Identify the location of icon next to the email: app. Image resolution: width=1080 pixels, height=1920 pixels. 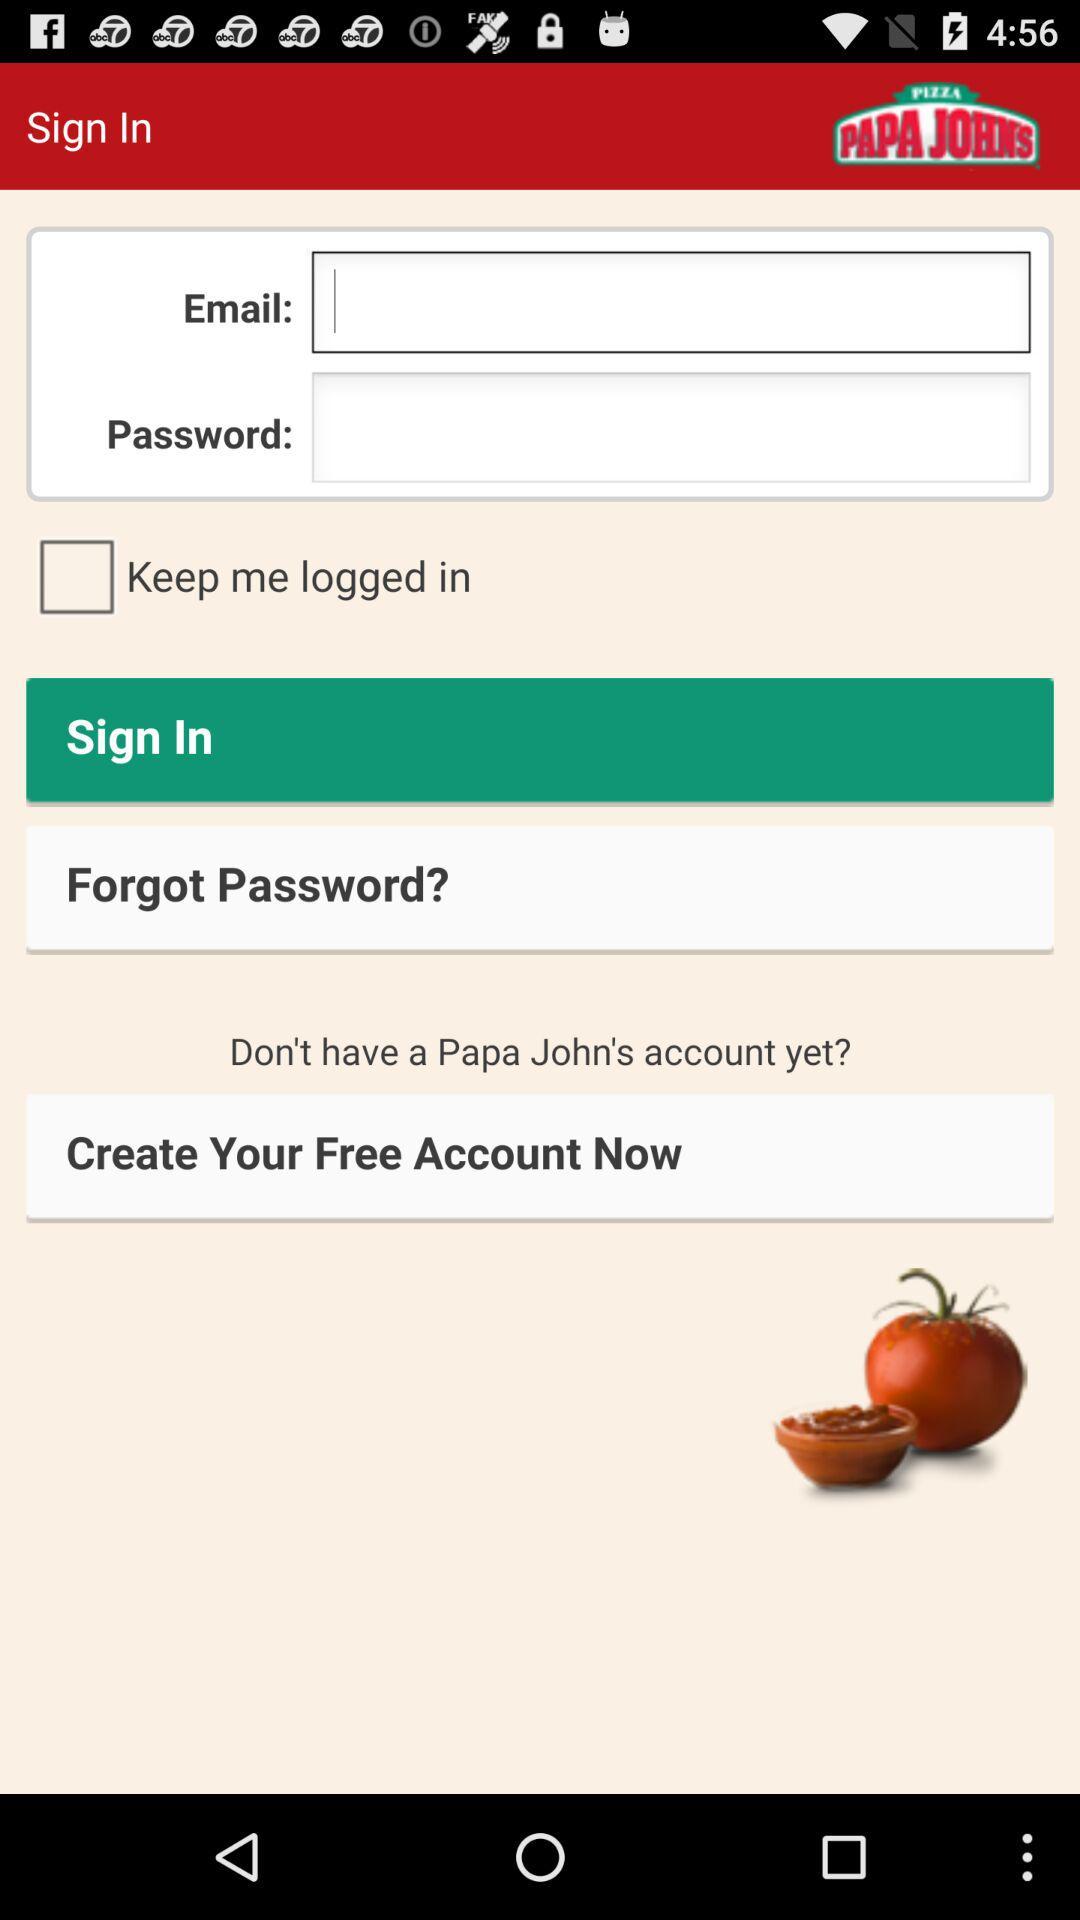
(671, 306).